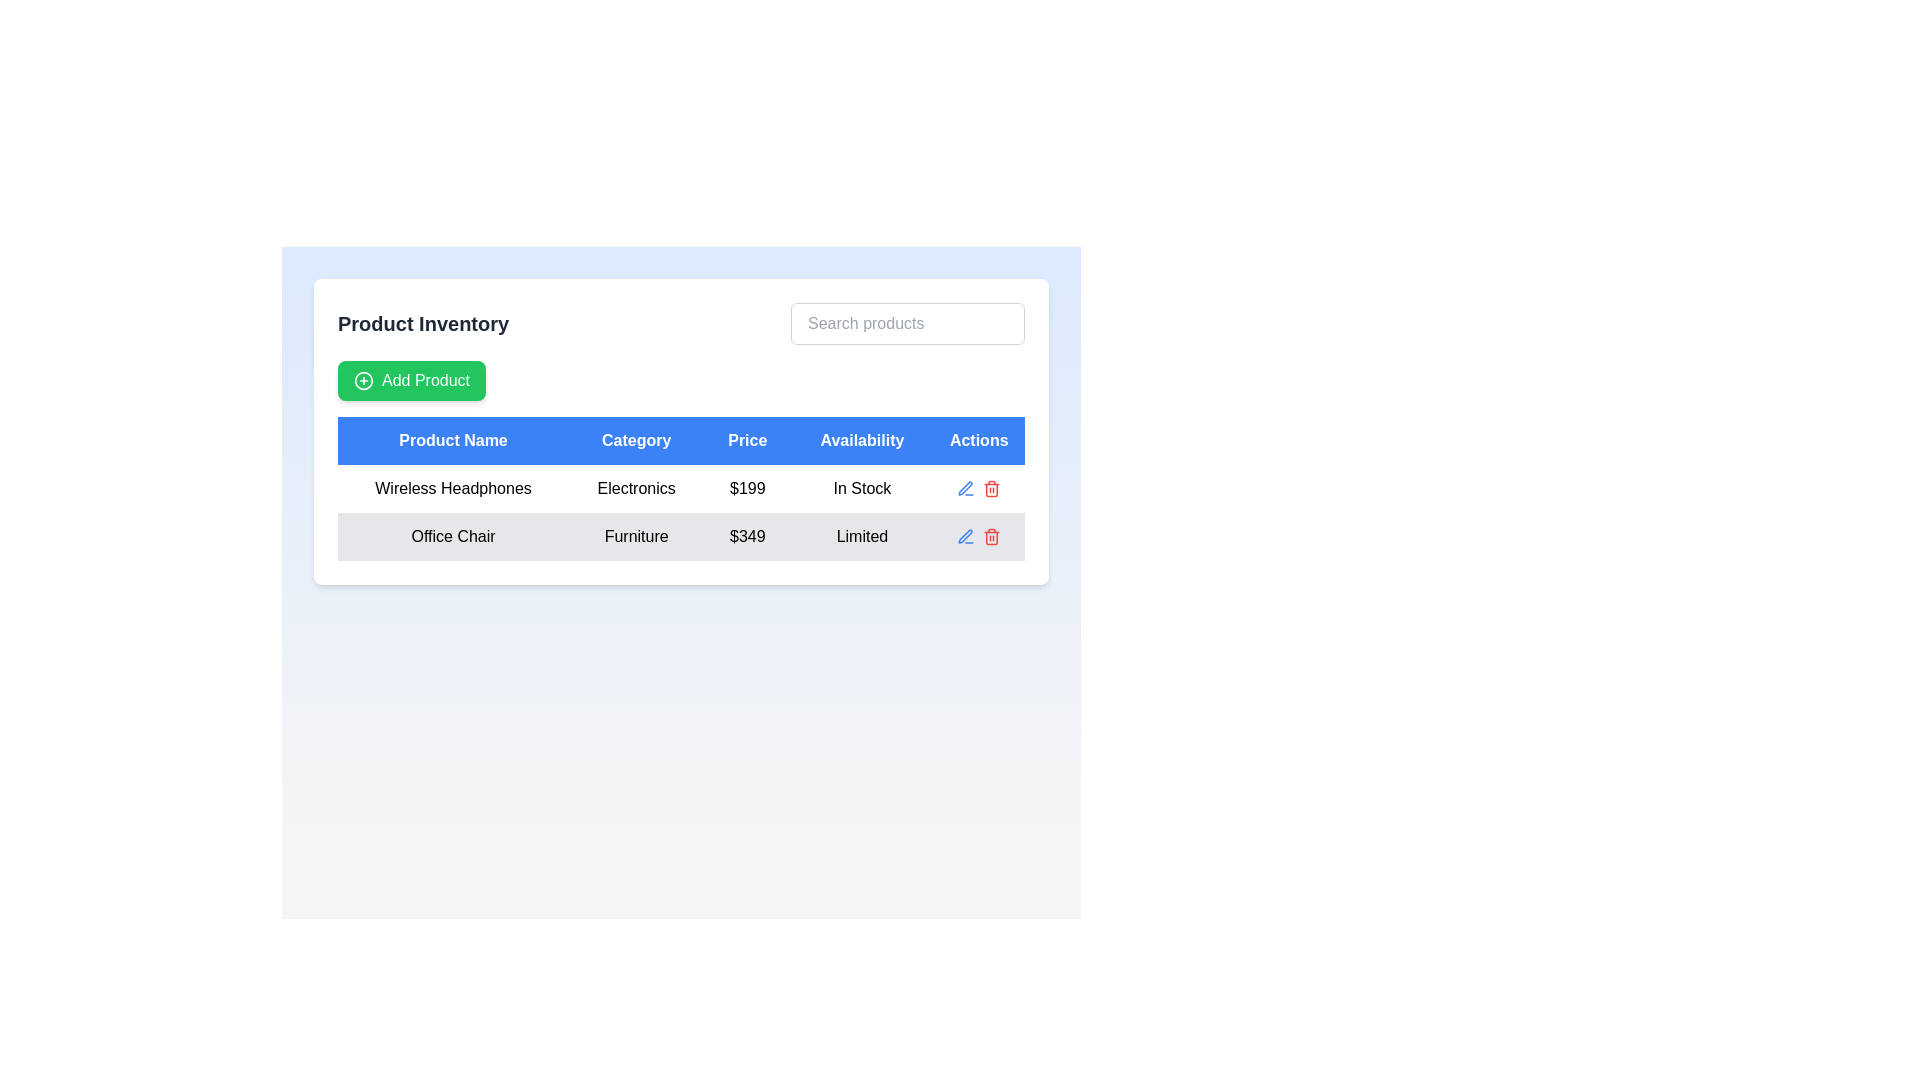 The height and width of the screenshot is (1080, 1920). Describe the element at coordinates (746, 439) in the screenshot. I see `the Table Header Cell labeled 'Price', which is a blue button with white text, located in the header row between 'Category' and 'Availability'` at that location.